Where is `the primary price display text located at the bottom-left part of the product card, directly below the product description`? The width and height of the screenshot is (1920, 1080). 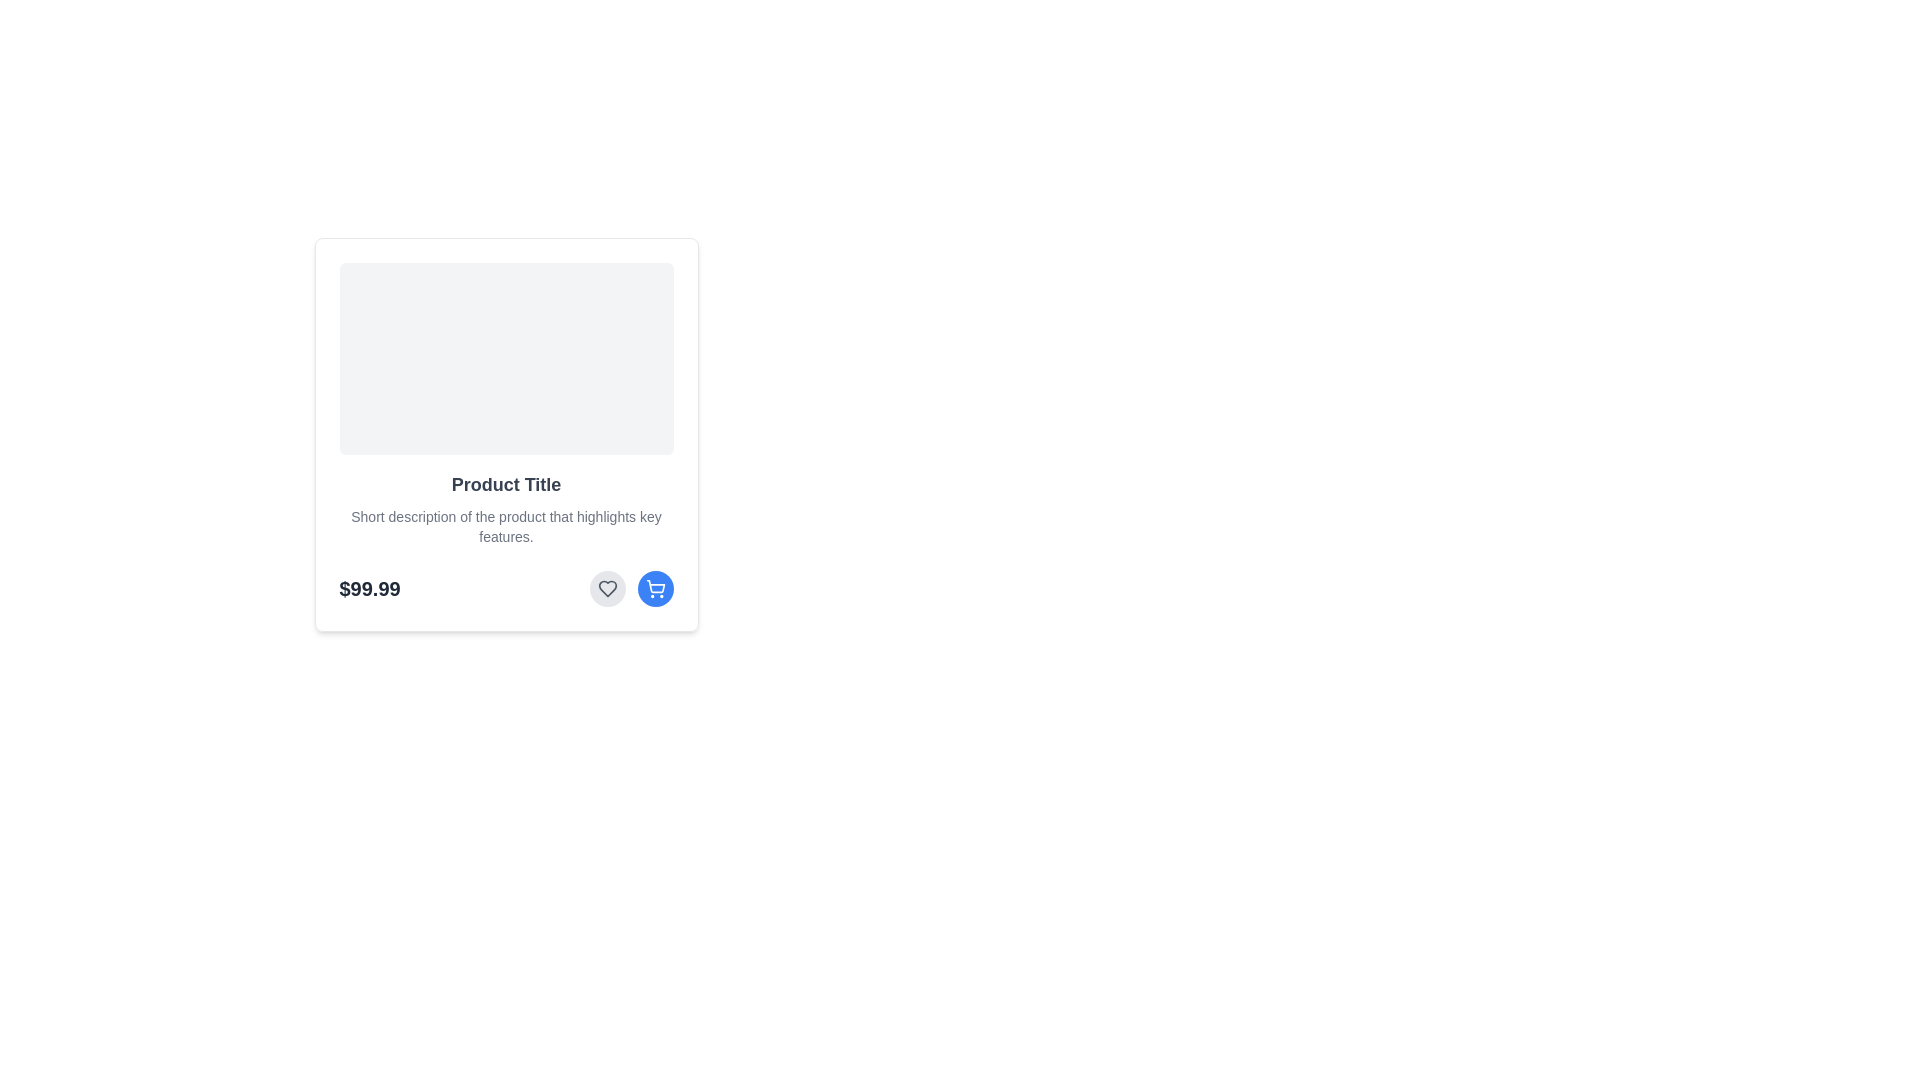
the primary price display text located at the bottom-left part of the product card, directly below the product description is located at coordinates (370, 588).